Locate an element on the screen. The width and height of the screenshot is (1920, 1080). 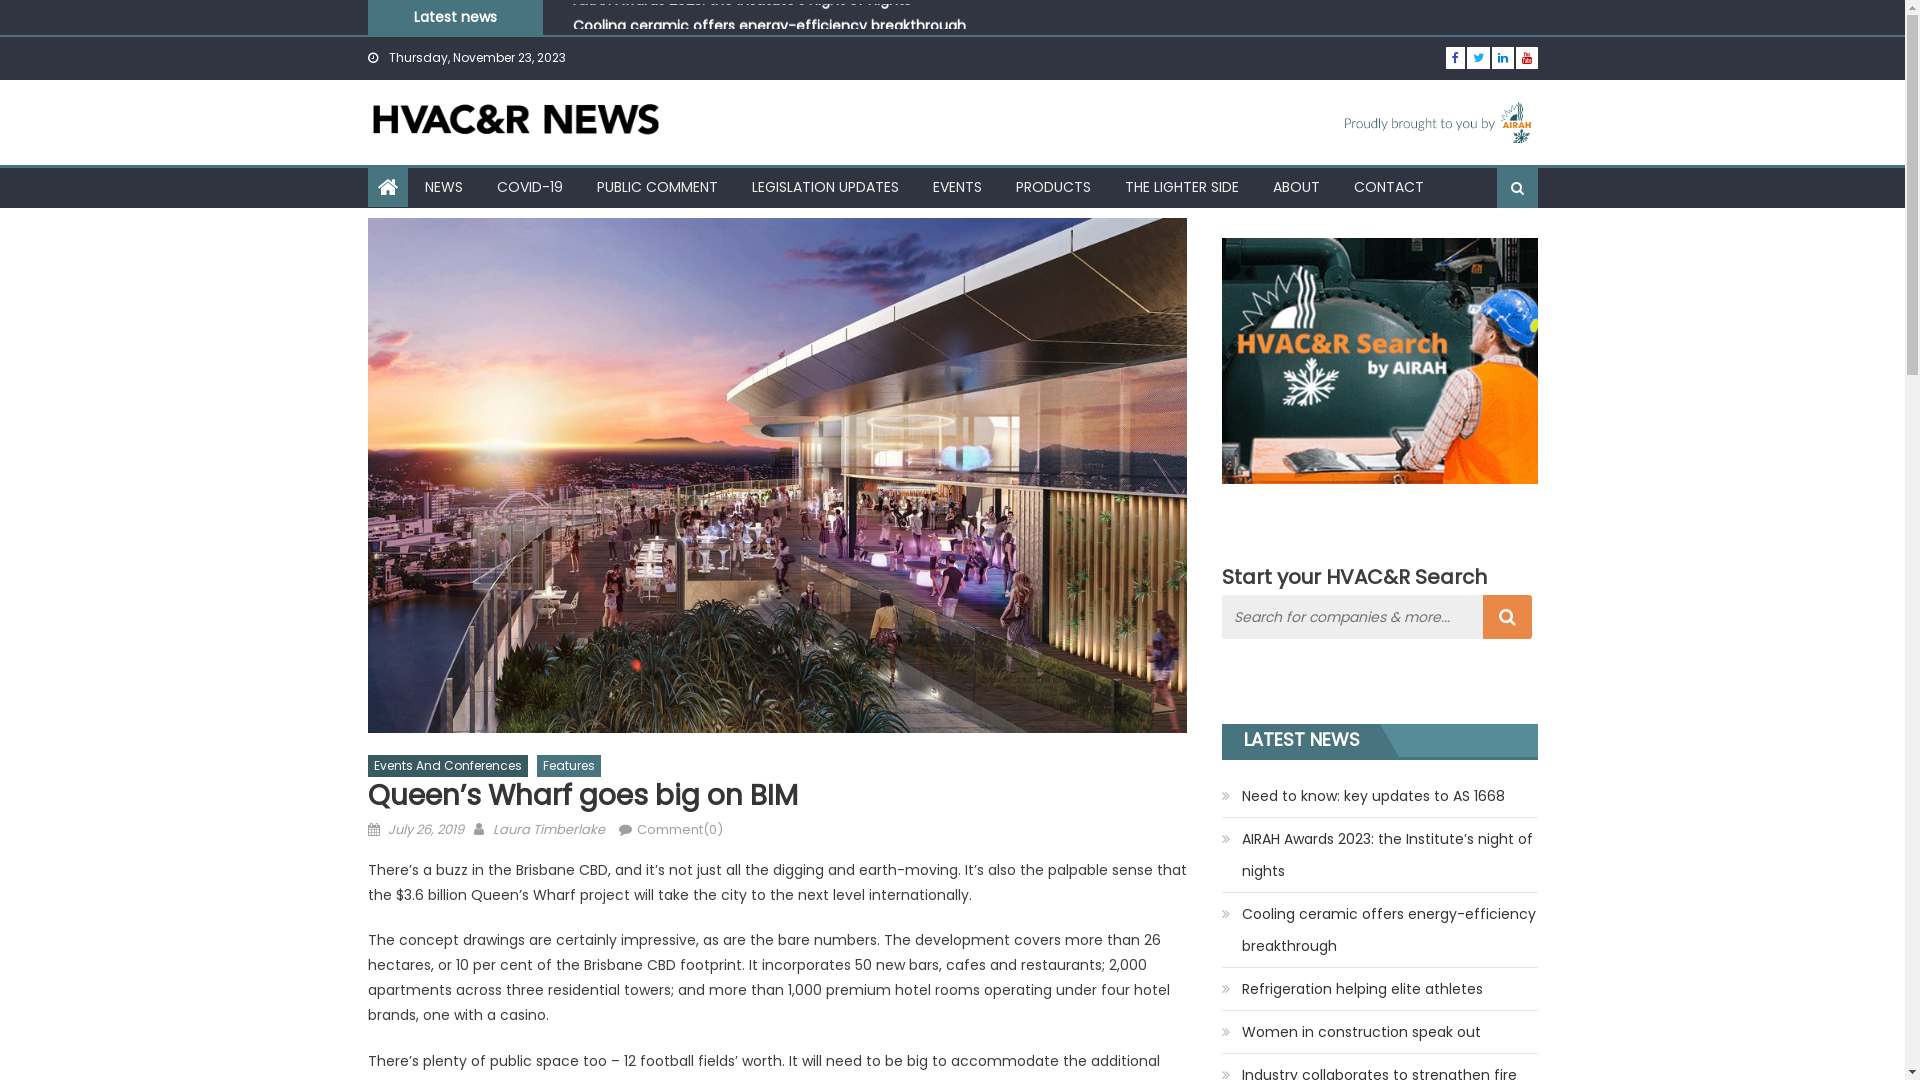
'NEWS' is located at coordinates (408, 186).